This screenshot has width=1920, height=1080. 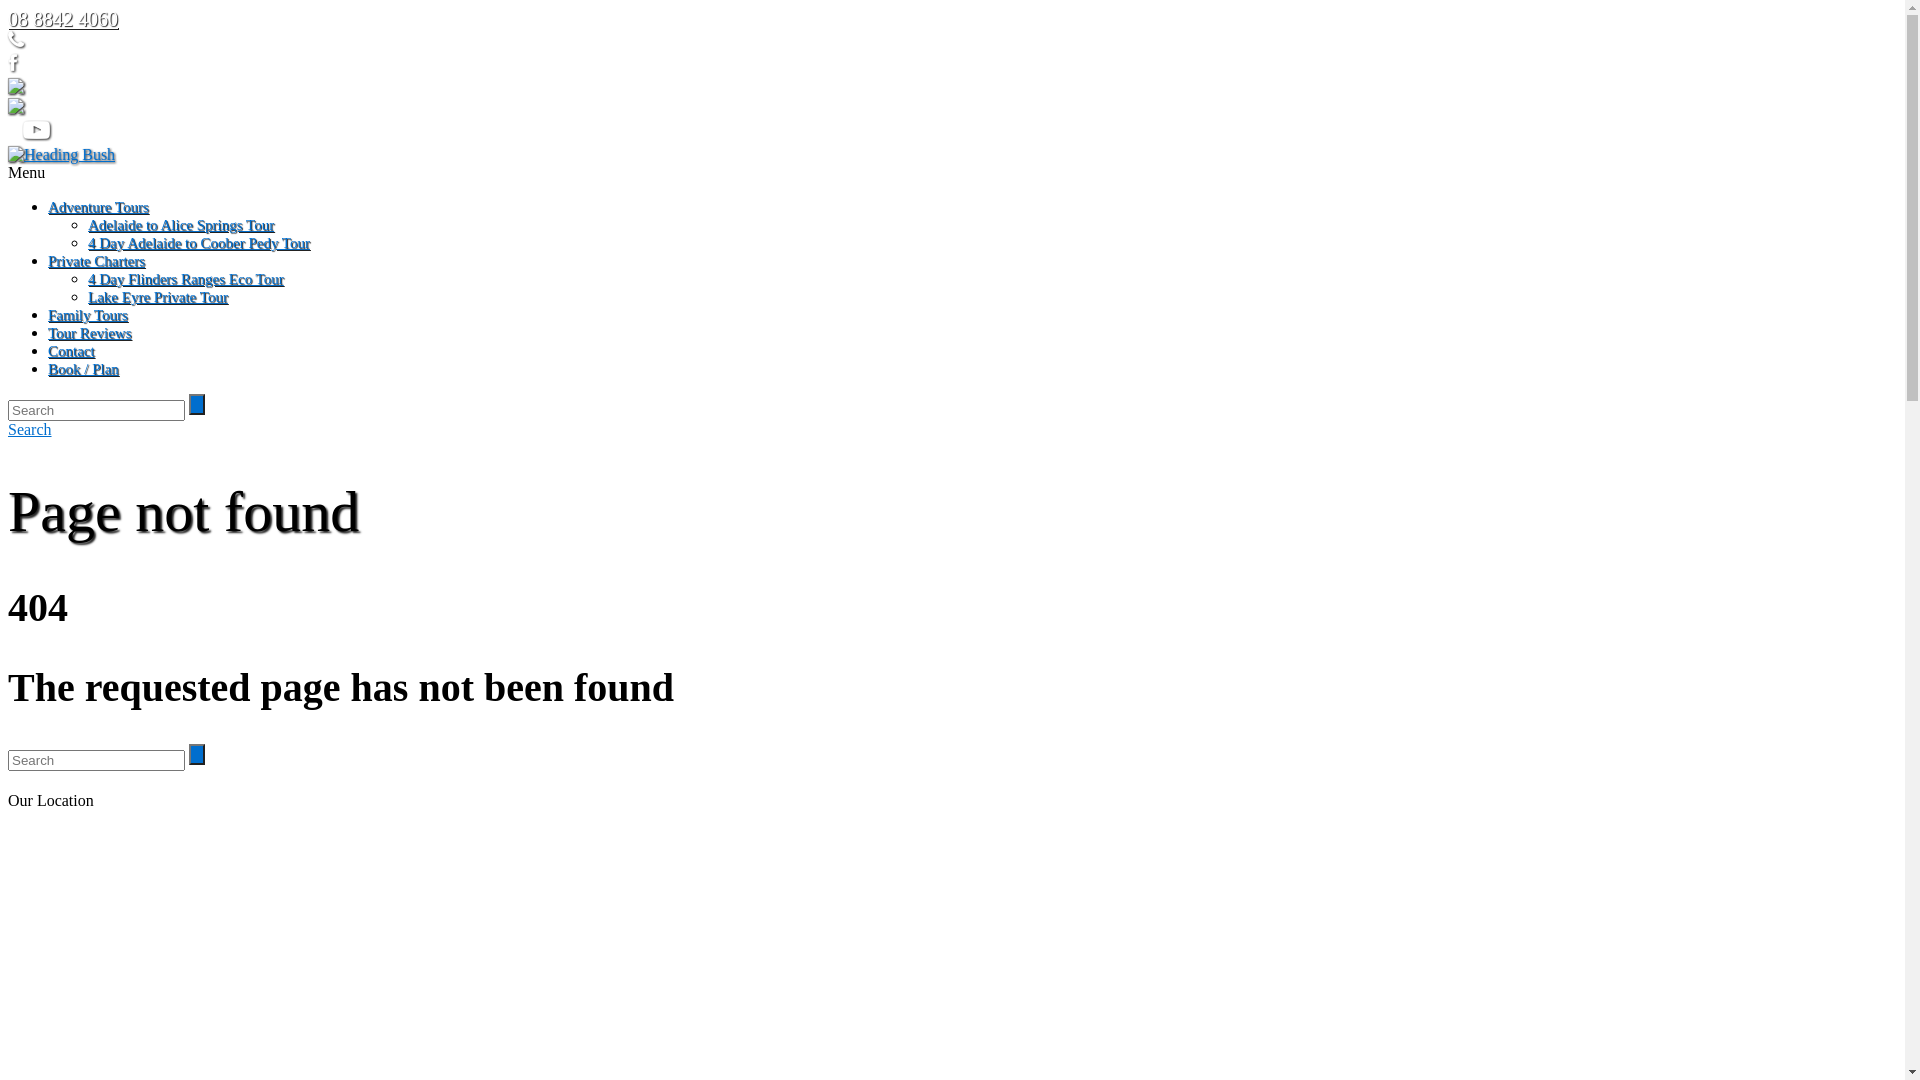 What do you see at coordinates (82, 369) in the screenshot?
I see `'Book / Plan'` at bounding box center [82, 369].